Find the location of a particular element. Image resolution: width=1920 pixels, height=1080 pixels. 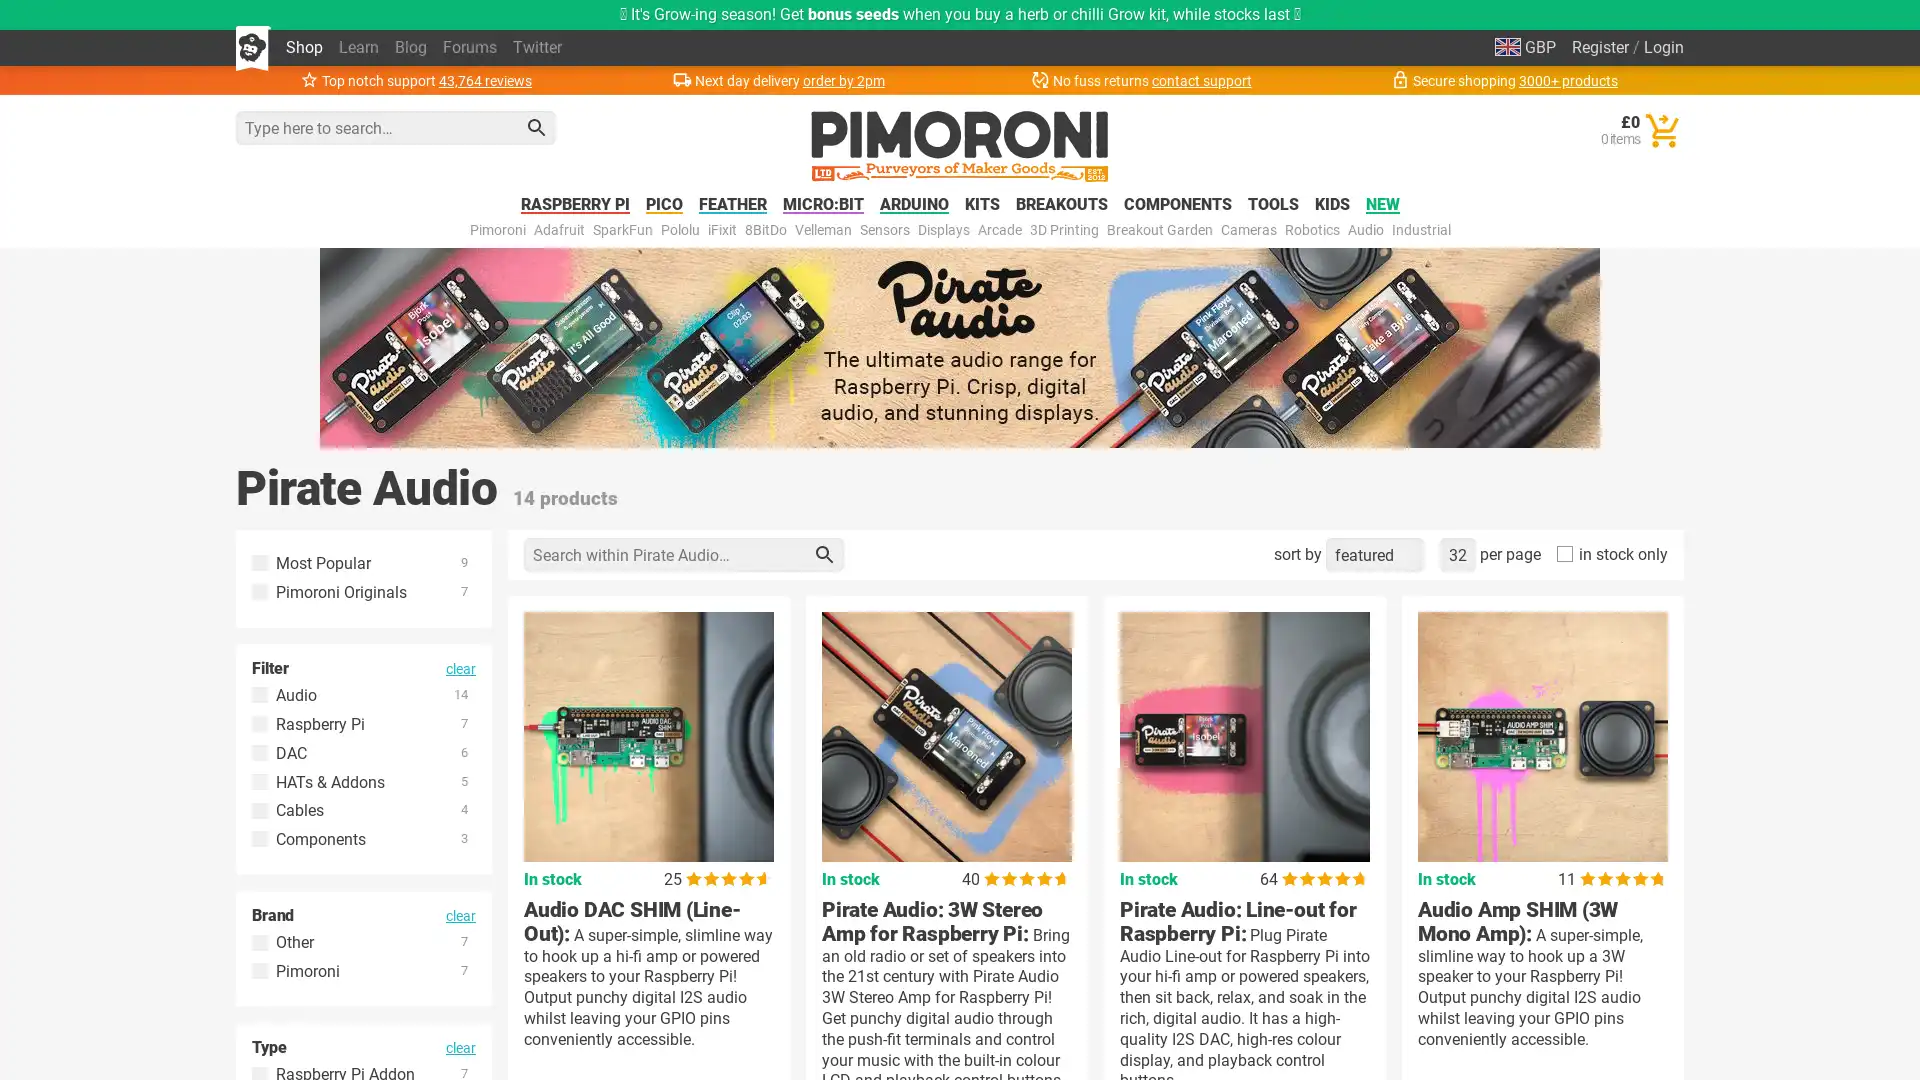

Search within Pirate Audio is located at coordinates (825, 555).